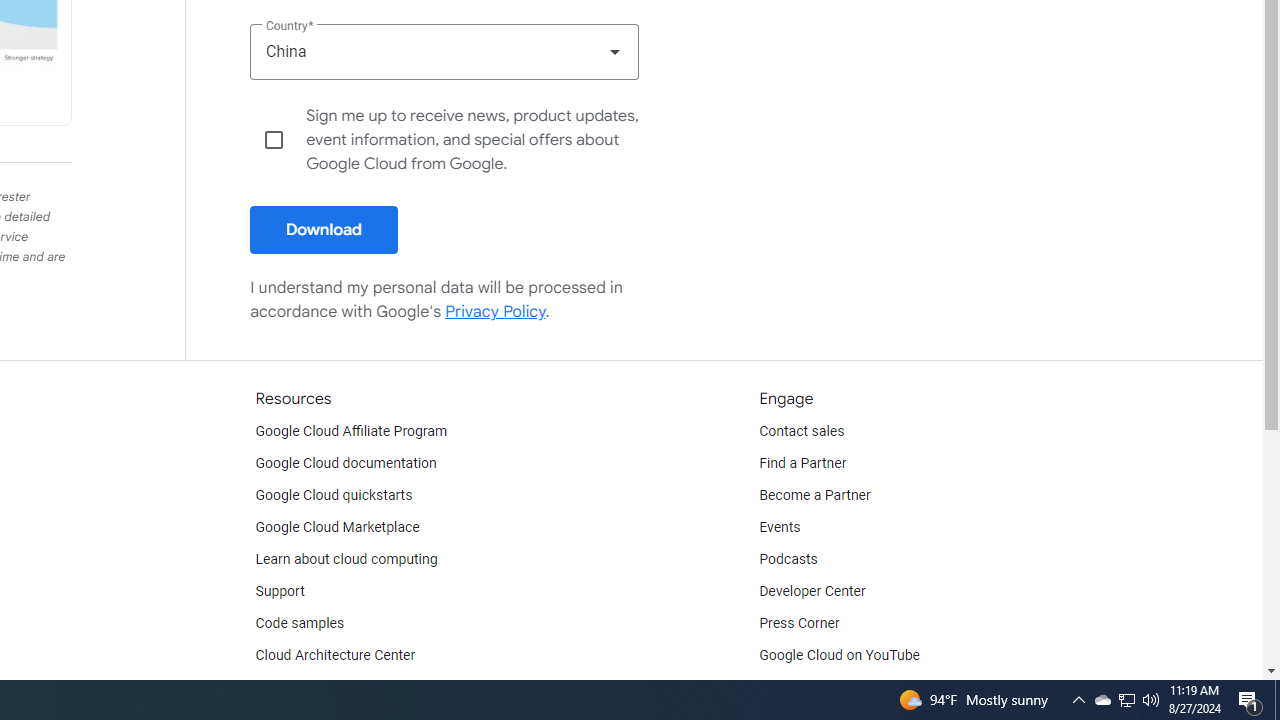  I want to click on 'Code samples', so click(299, 622).